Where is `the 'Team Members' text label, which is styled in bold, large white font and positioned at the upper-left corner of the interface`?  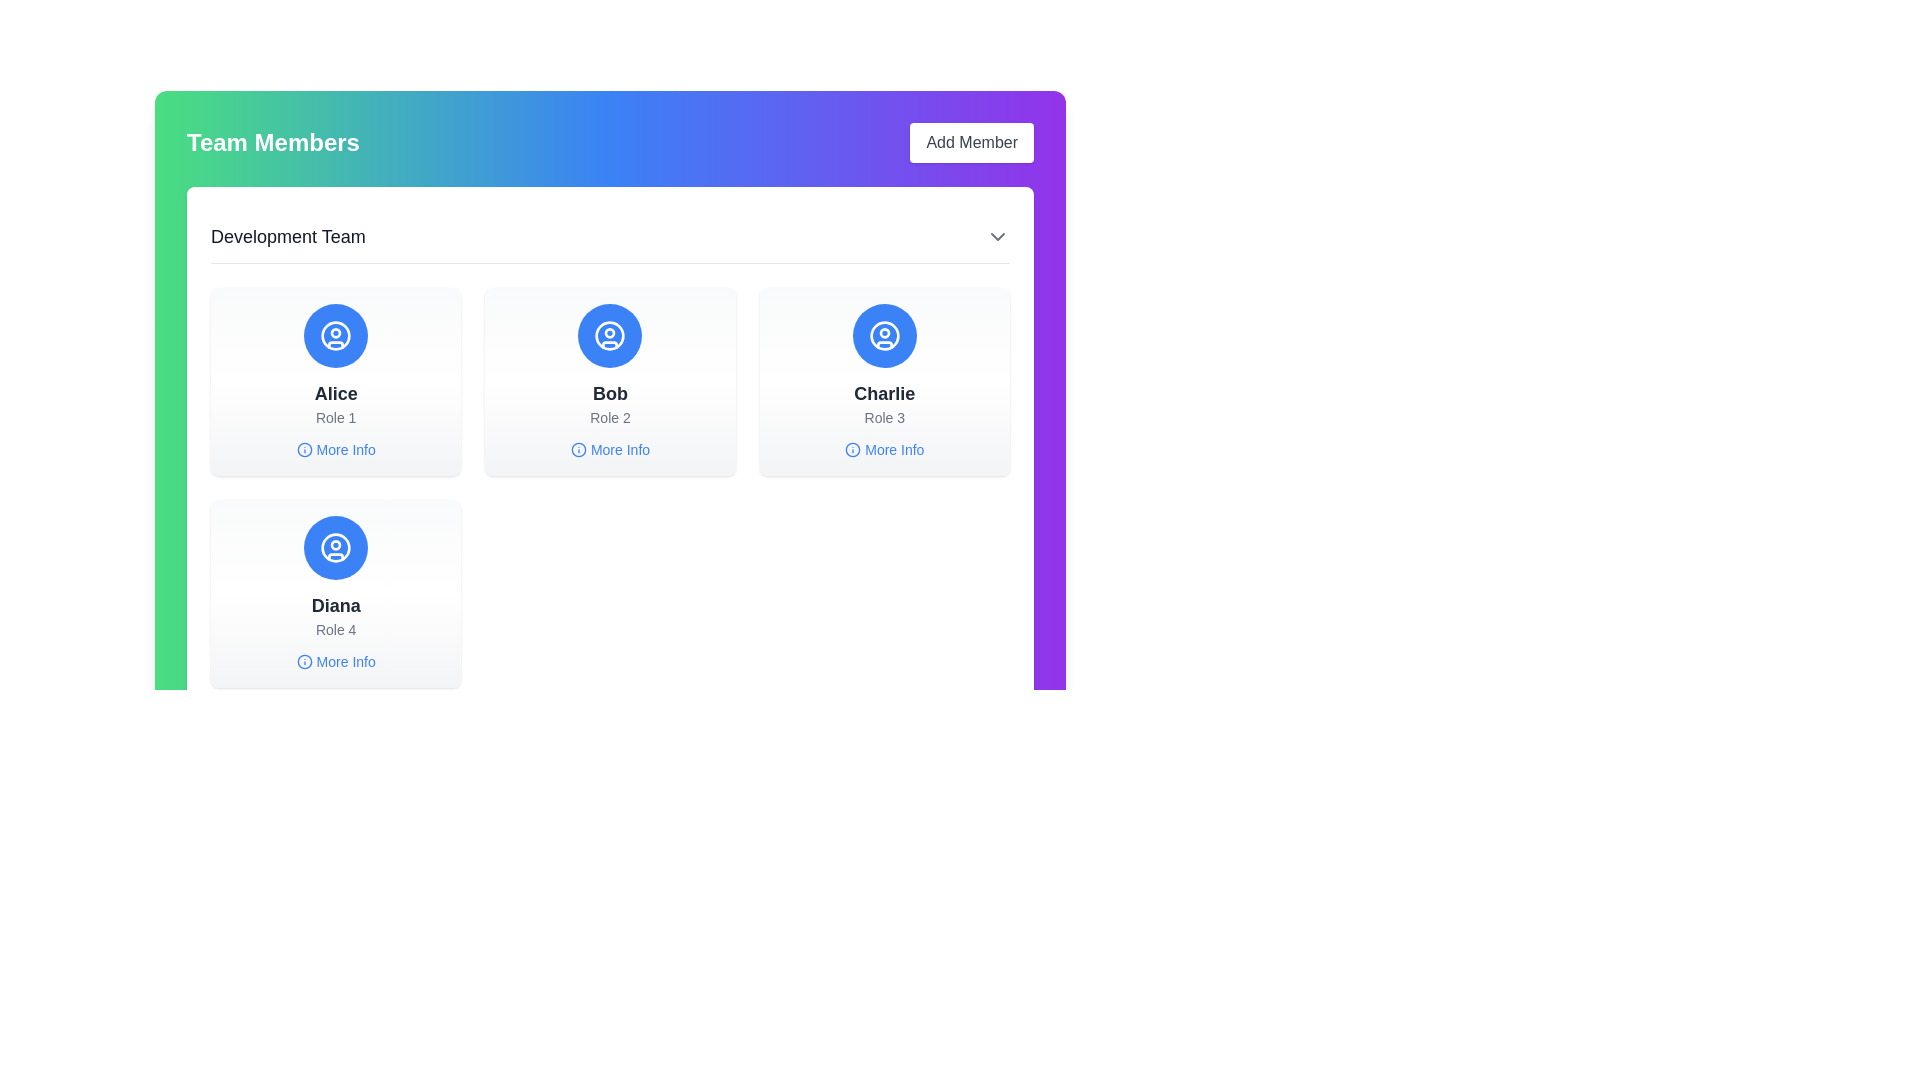
the 'Team Members' text label, which is styled in bold, large white font and positioned at the upper-left corner of the interface is located at coordinates (272, 141).